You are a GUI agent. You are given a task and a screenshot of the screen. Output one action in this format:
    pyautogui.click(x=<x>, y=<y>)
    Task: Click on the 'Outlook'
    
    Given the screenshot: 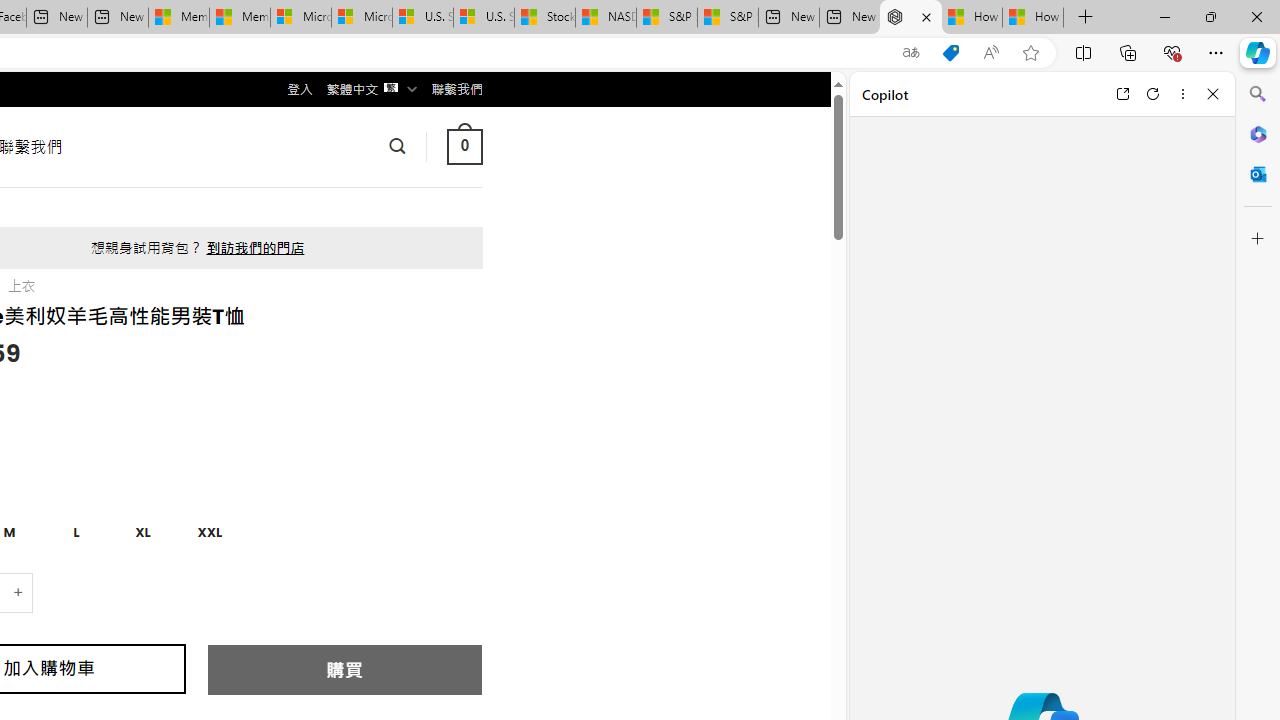 What is the action you would take?
    pyautogui.click(x=1257, y=173)
    